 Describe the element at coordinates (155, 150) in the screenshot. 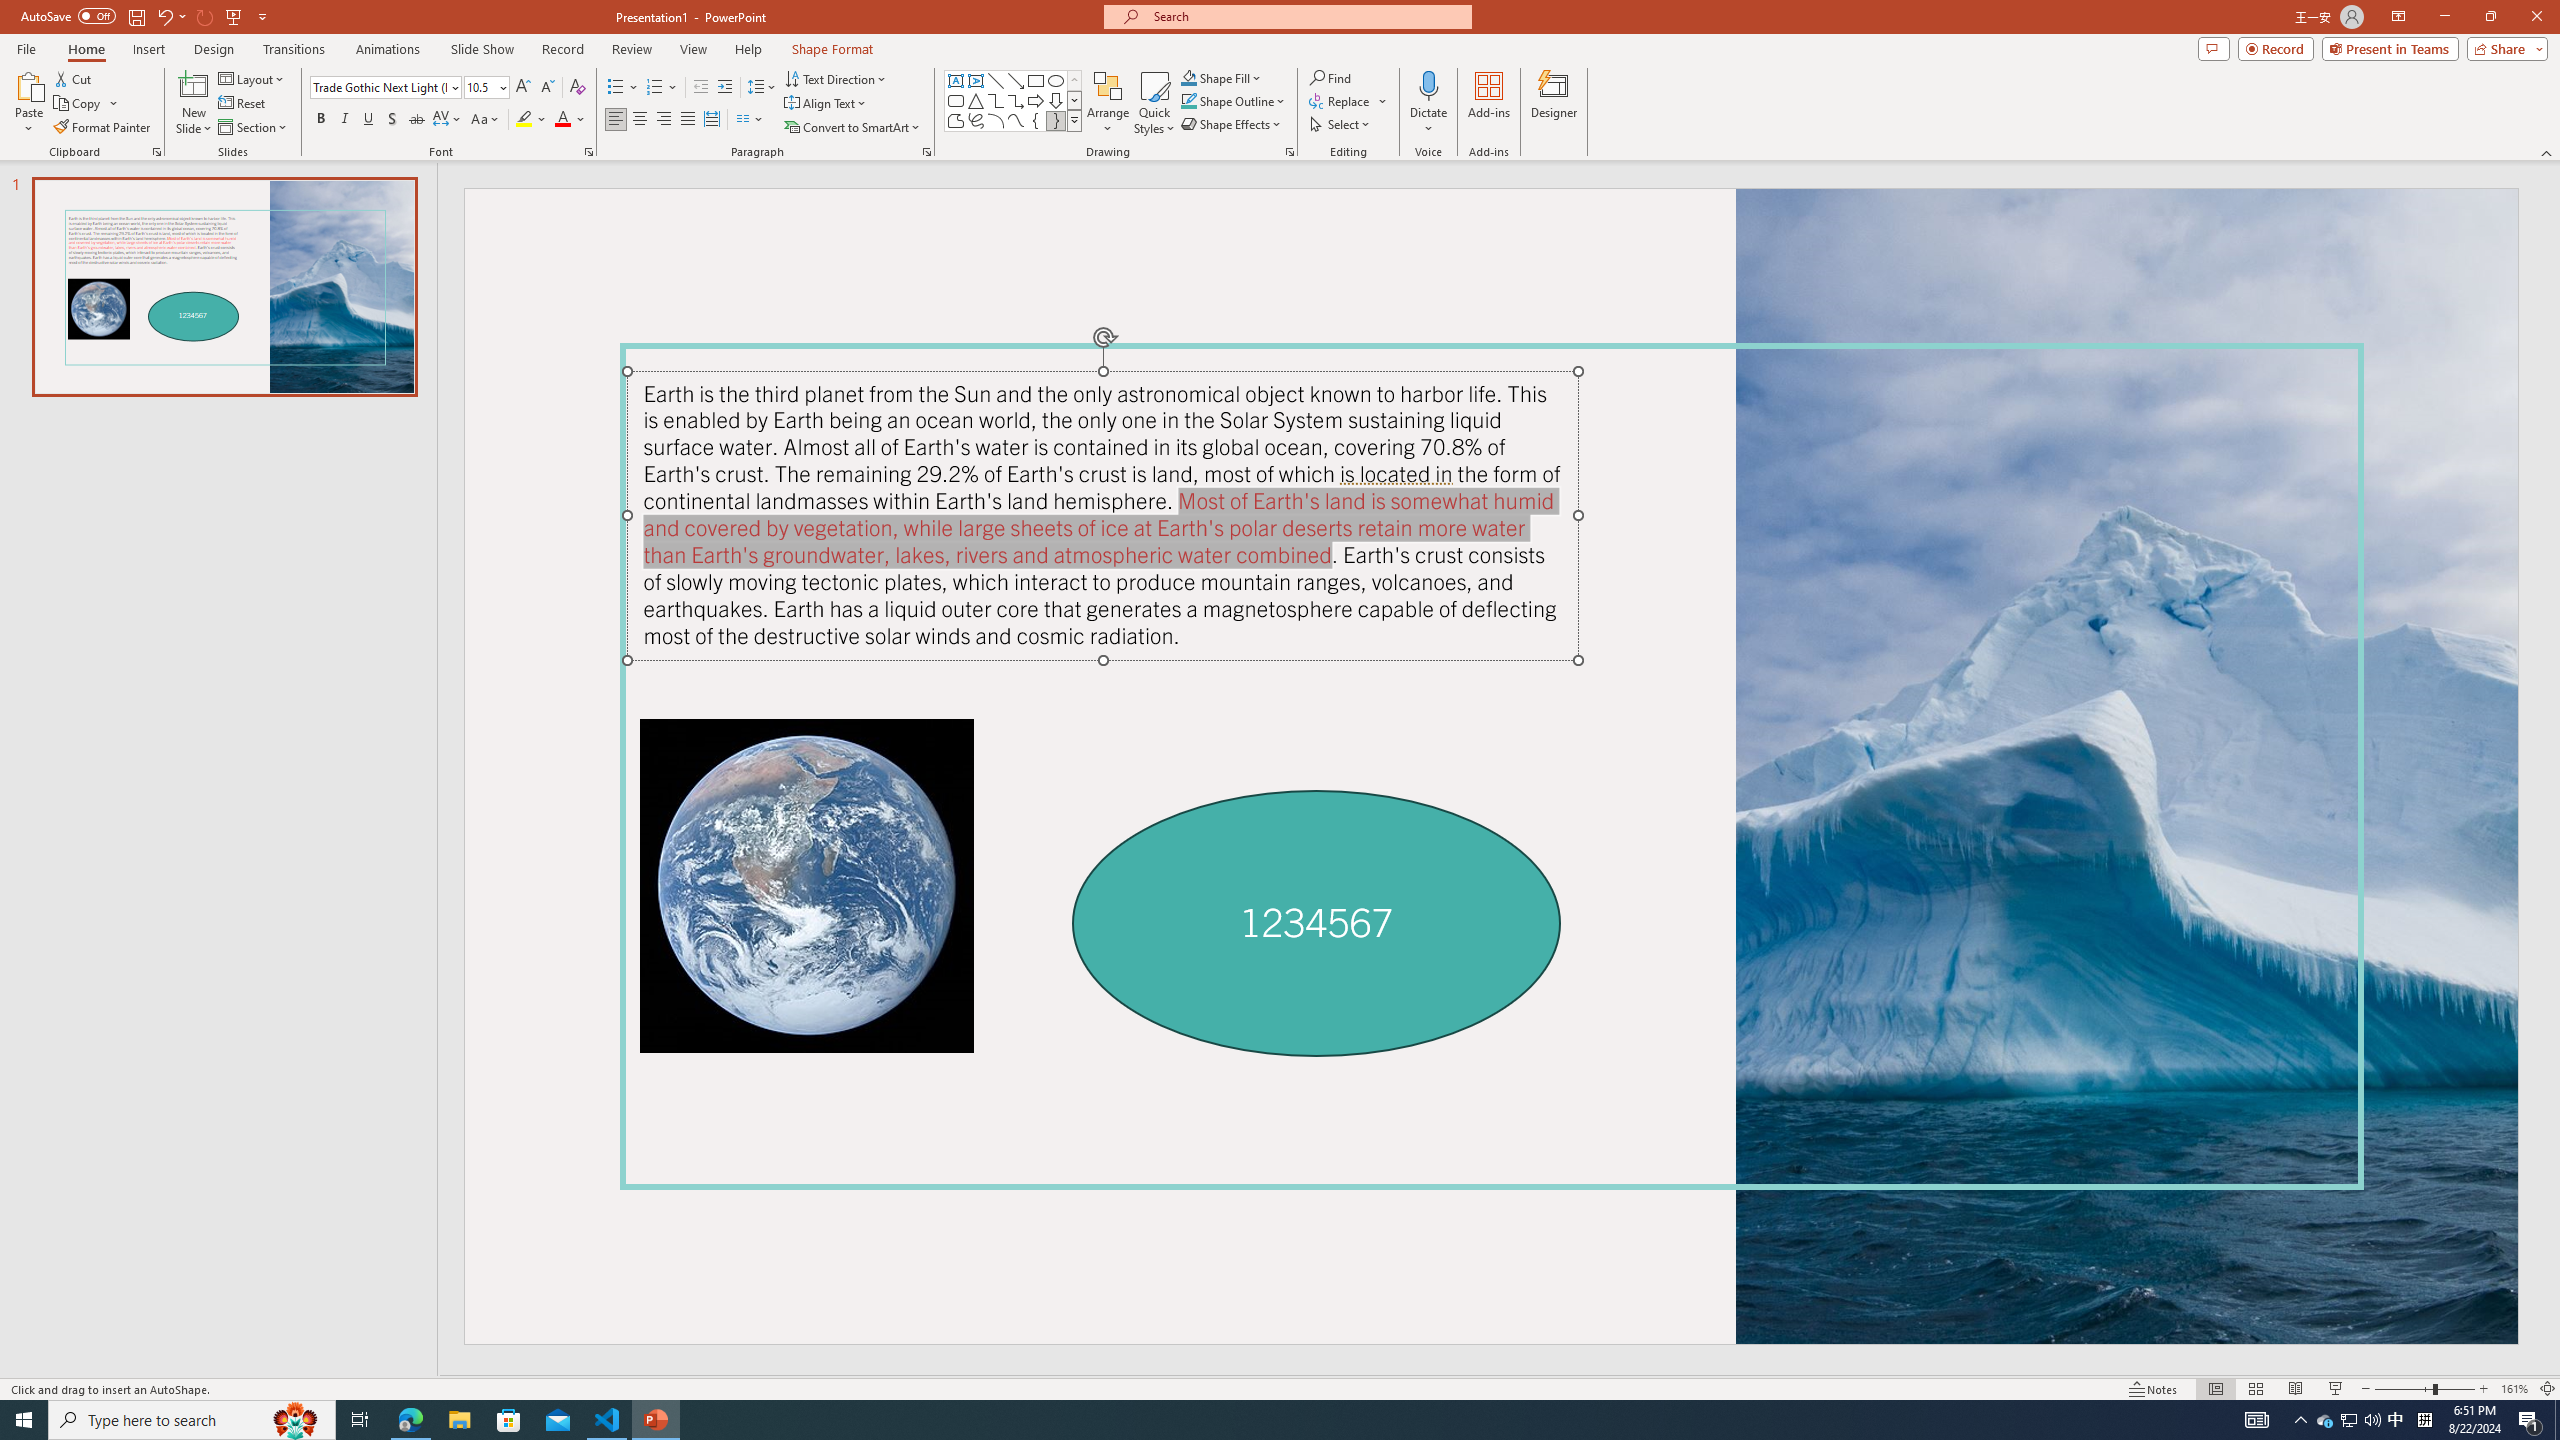

I see `'Office Clipboard...'` at that location.